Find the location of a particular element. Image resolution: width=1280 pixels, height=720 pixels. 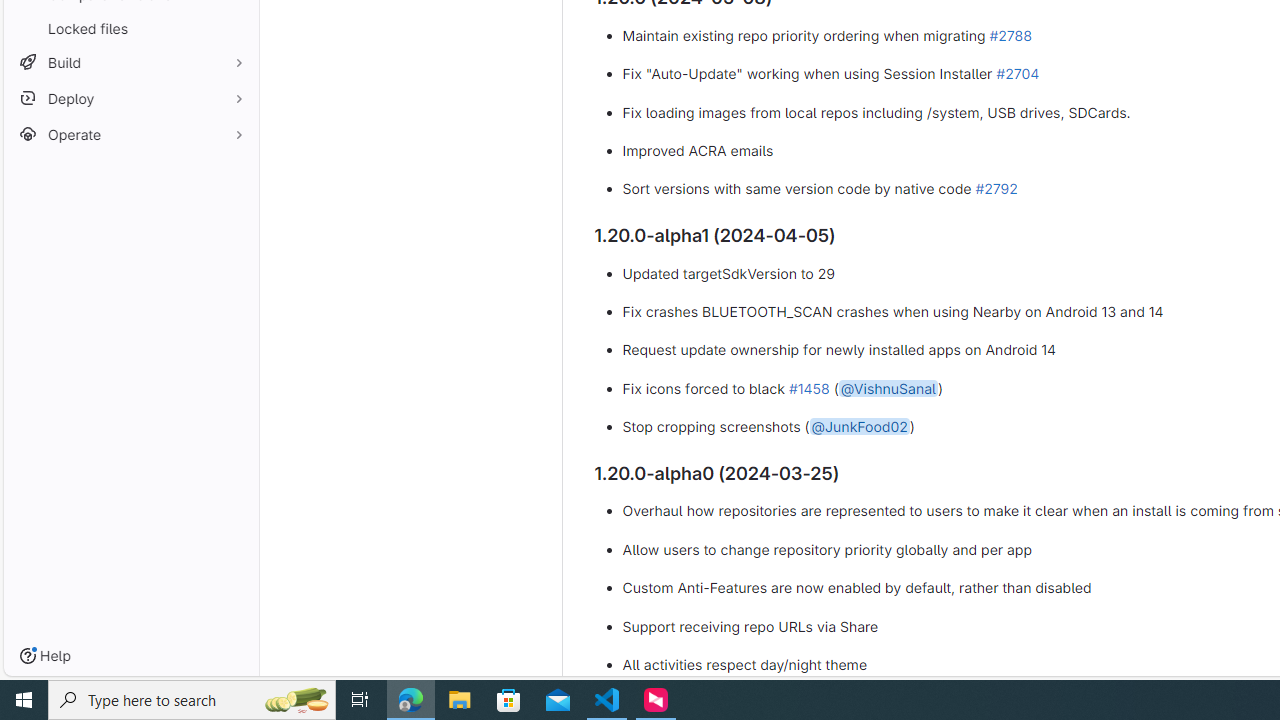

'Locked files' is located at coordinates (130, 28).